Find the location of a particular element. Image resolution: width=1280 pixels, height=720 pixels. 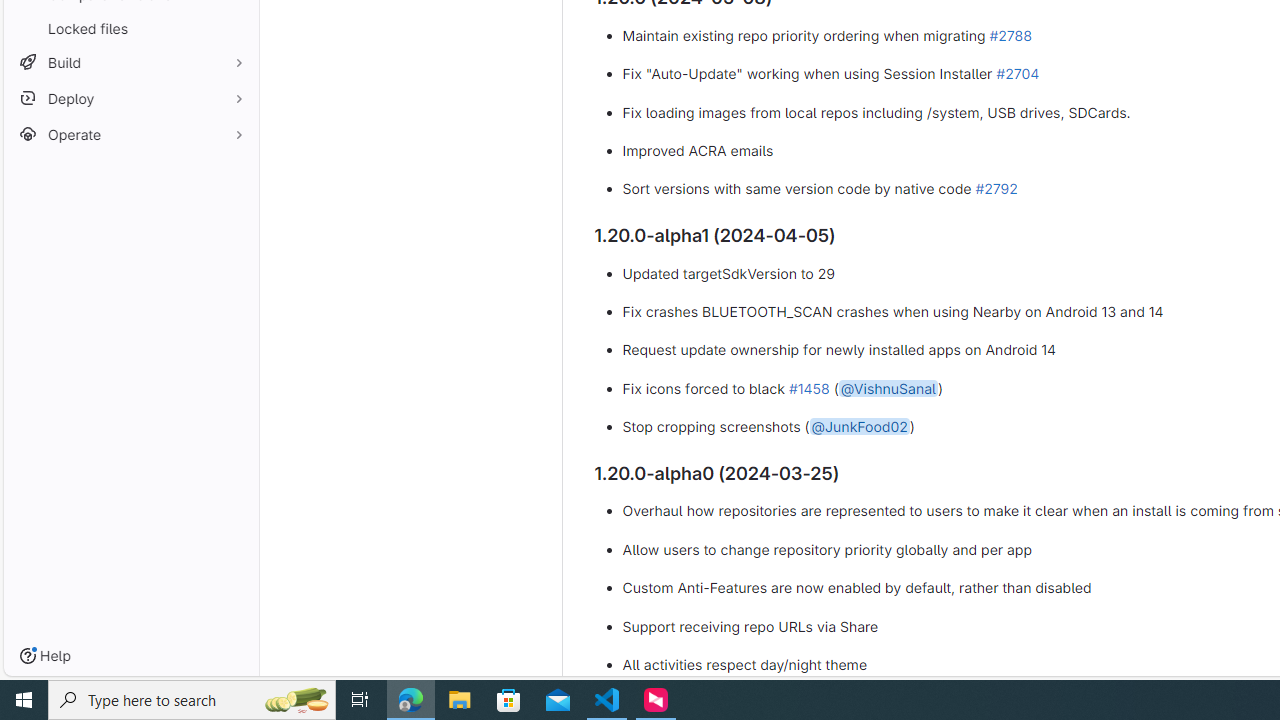

'Locked files' is located at coordinates (130, 28).